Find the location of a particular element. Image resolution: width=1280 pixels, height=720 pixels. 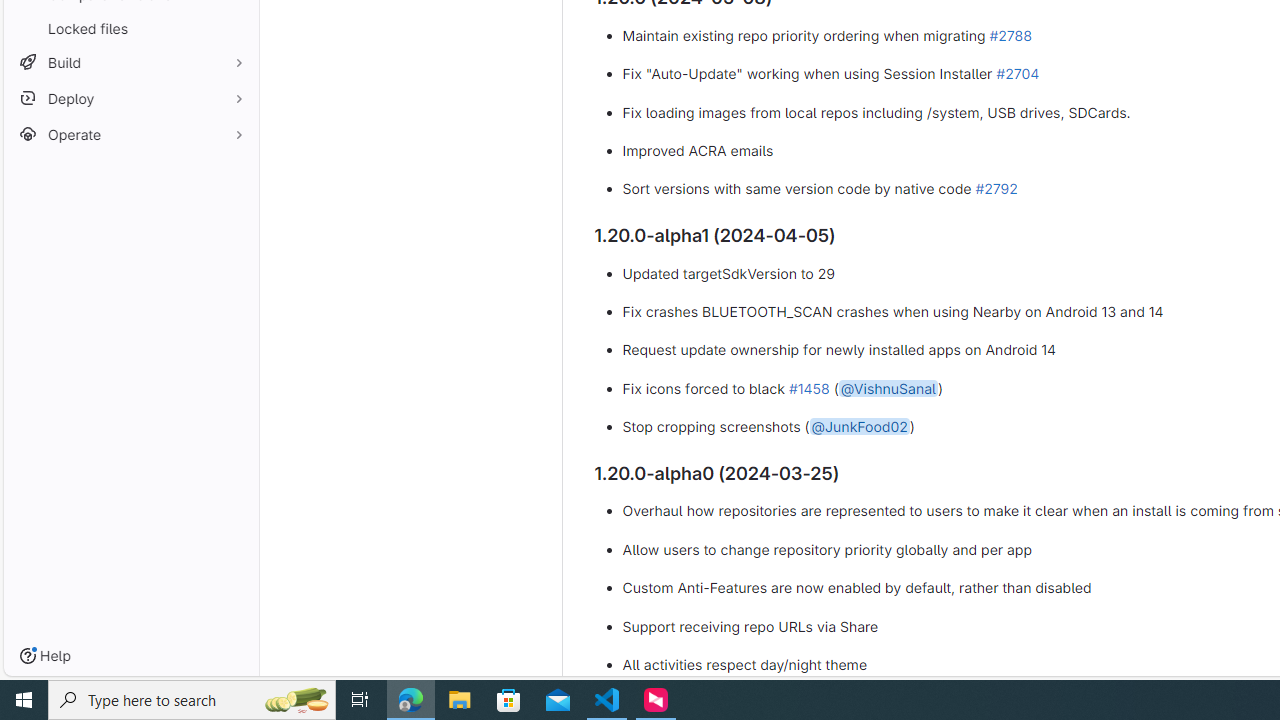

'Locked files' is located at coordinates (130, 28).